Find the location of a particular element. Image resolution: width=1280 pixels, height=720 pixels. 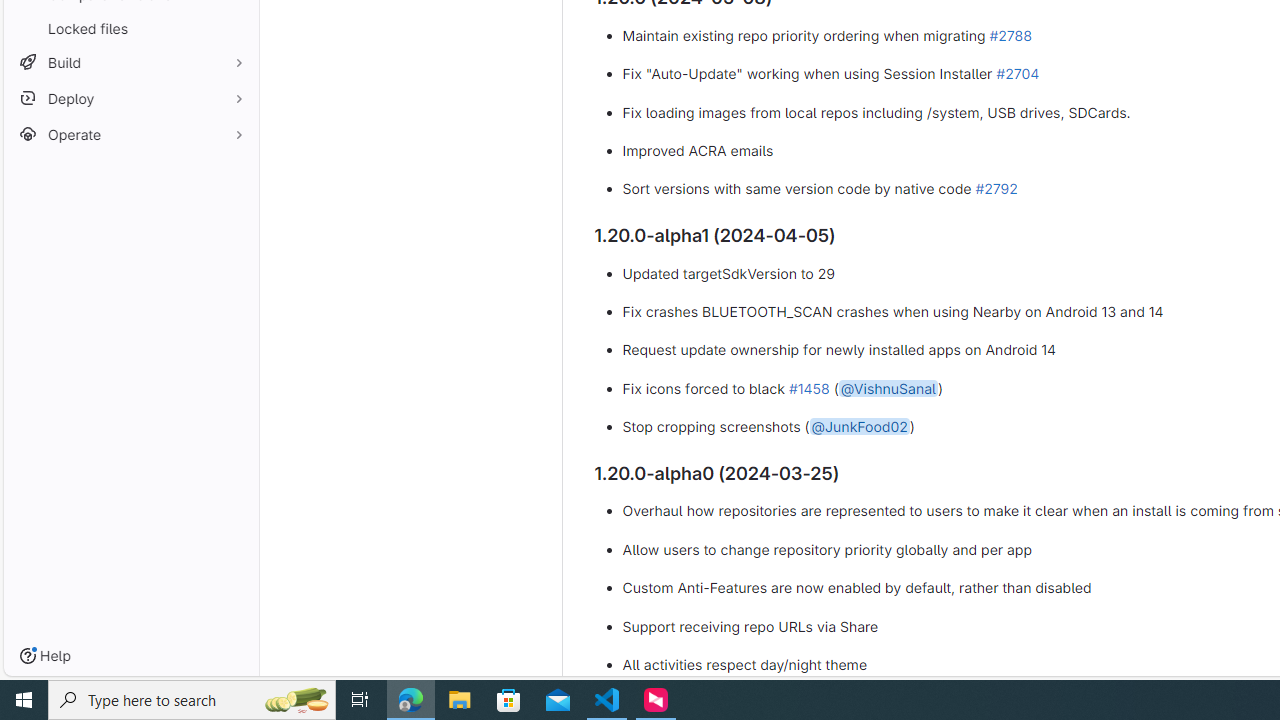

'Locked files' is located at coordinates (130, 28).